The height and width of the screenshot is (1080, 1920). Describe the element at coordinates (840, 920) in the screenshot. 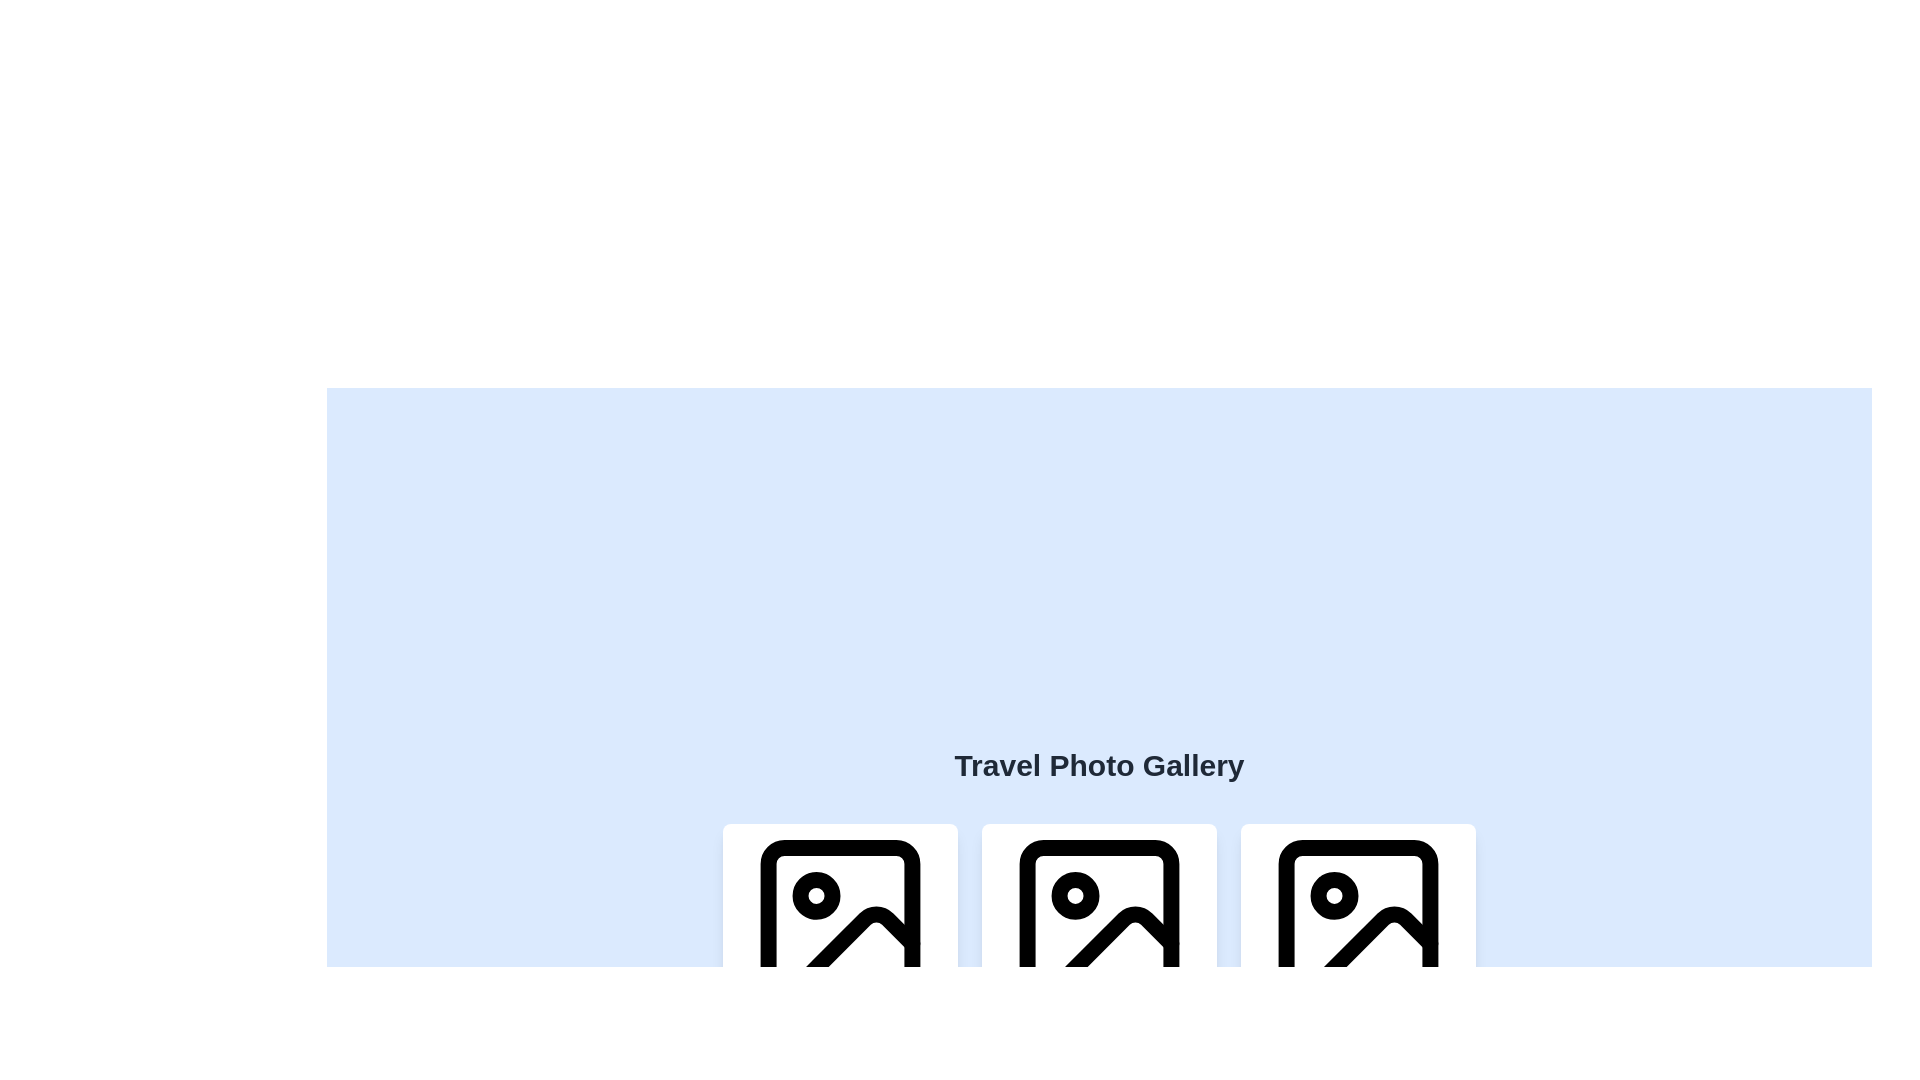

I see `the SVG element styled as an icon located in the gallery near the 'Travel Photo Gallery' heading` at that location.